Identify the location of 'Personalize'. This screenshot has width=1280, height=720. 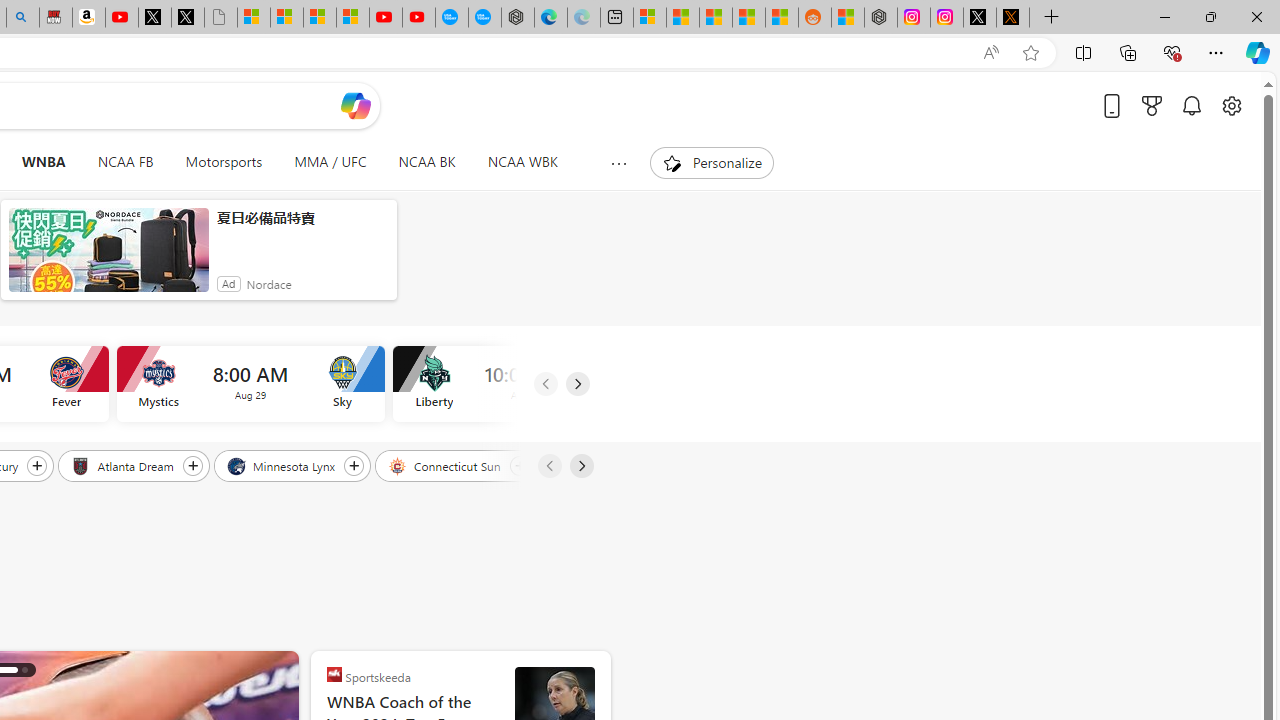
(711, 162).